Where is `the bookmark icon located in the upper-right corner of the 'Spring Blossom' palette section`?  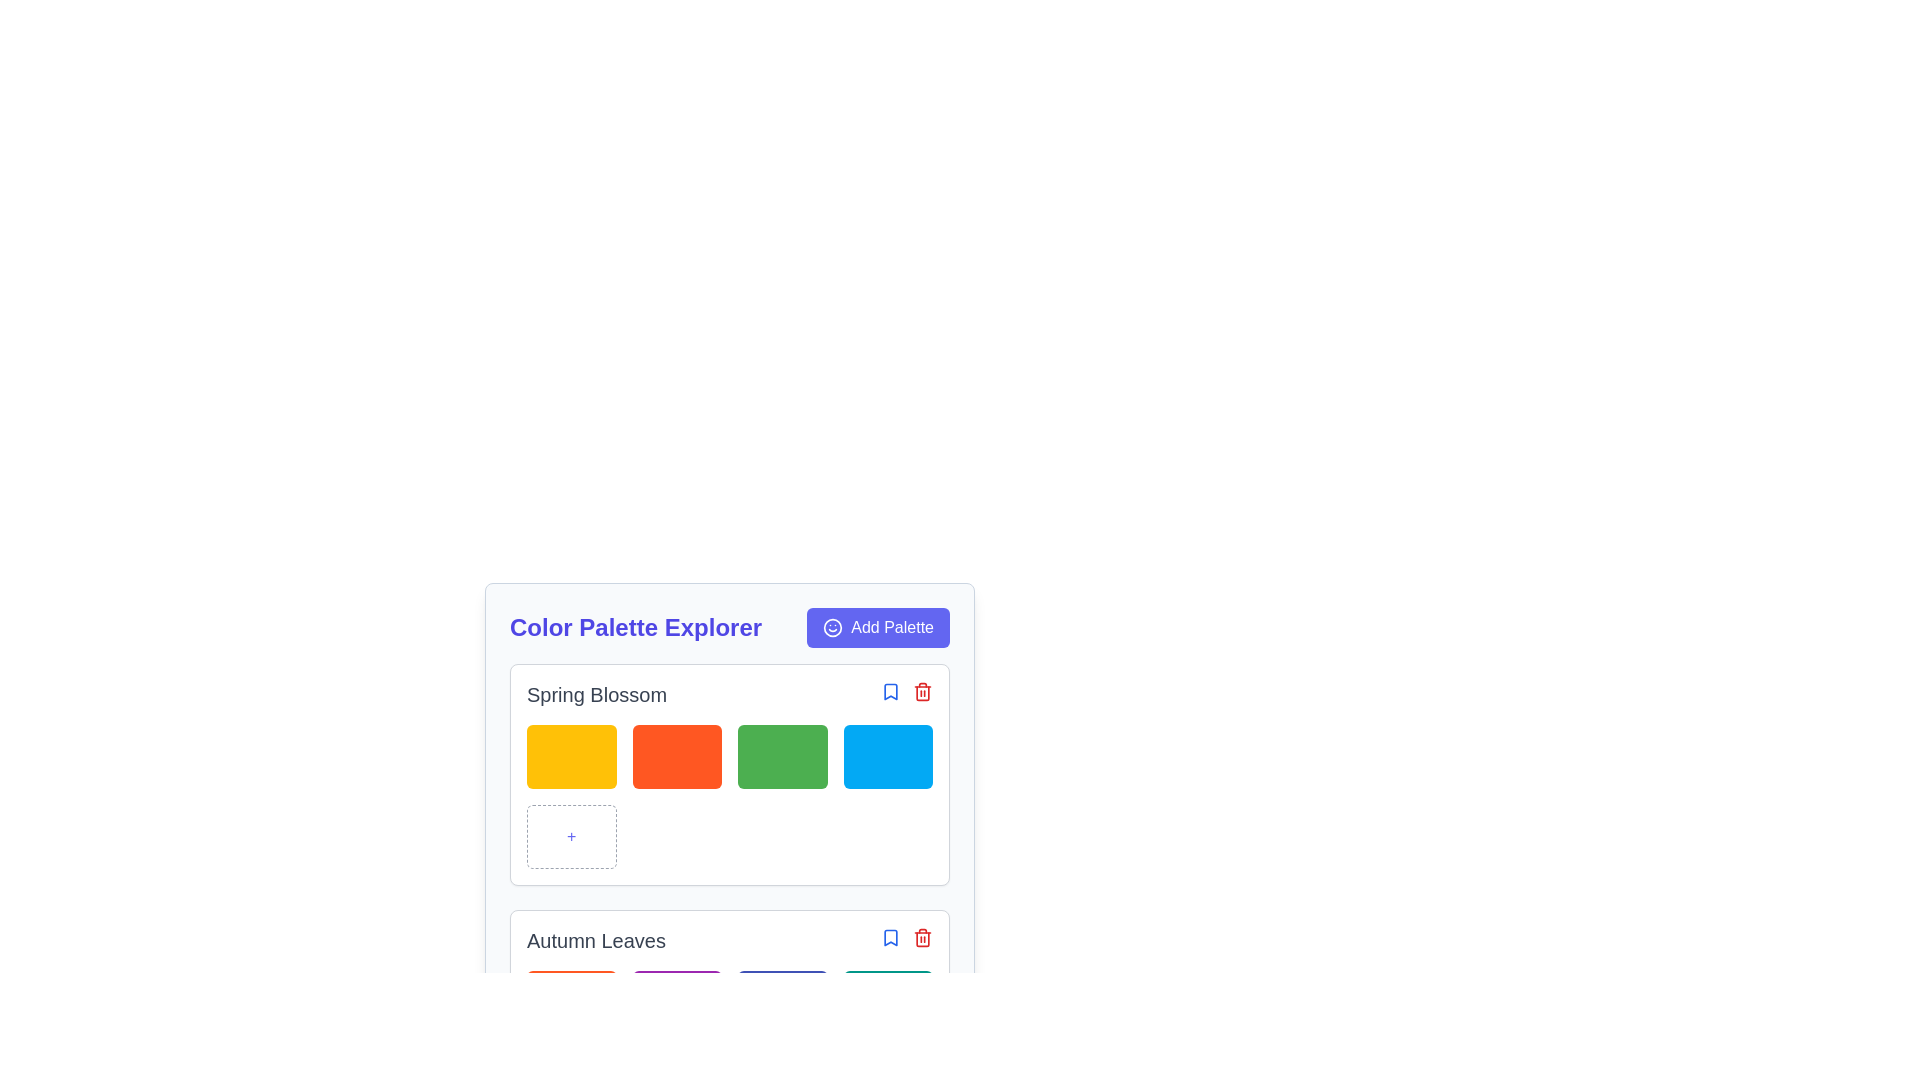
the bookmark icon located in the upper-right corner of the 'Spring Blossom' palette section is located at coordinates (890, 937).